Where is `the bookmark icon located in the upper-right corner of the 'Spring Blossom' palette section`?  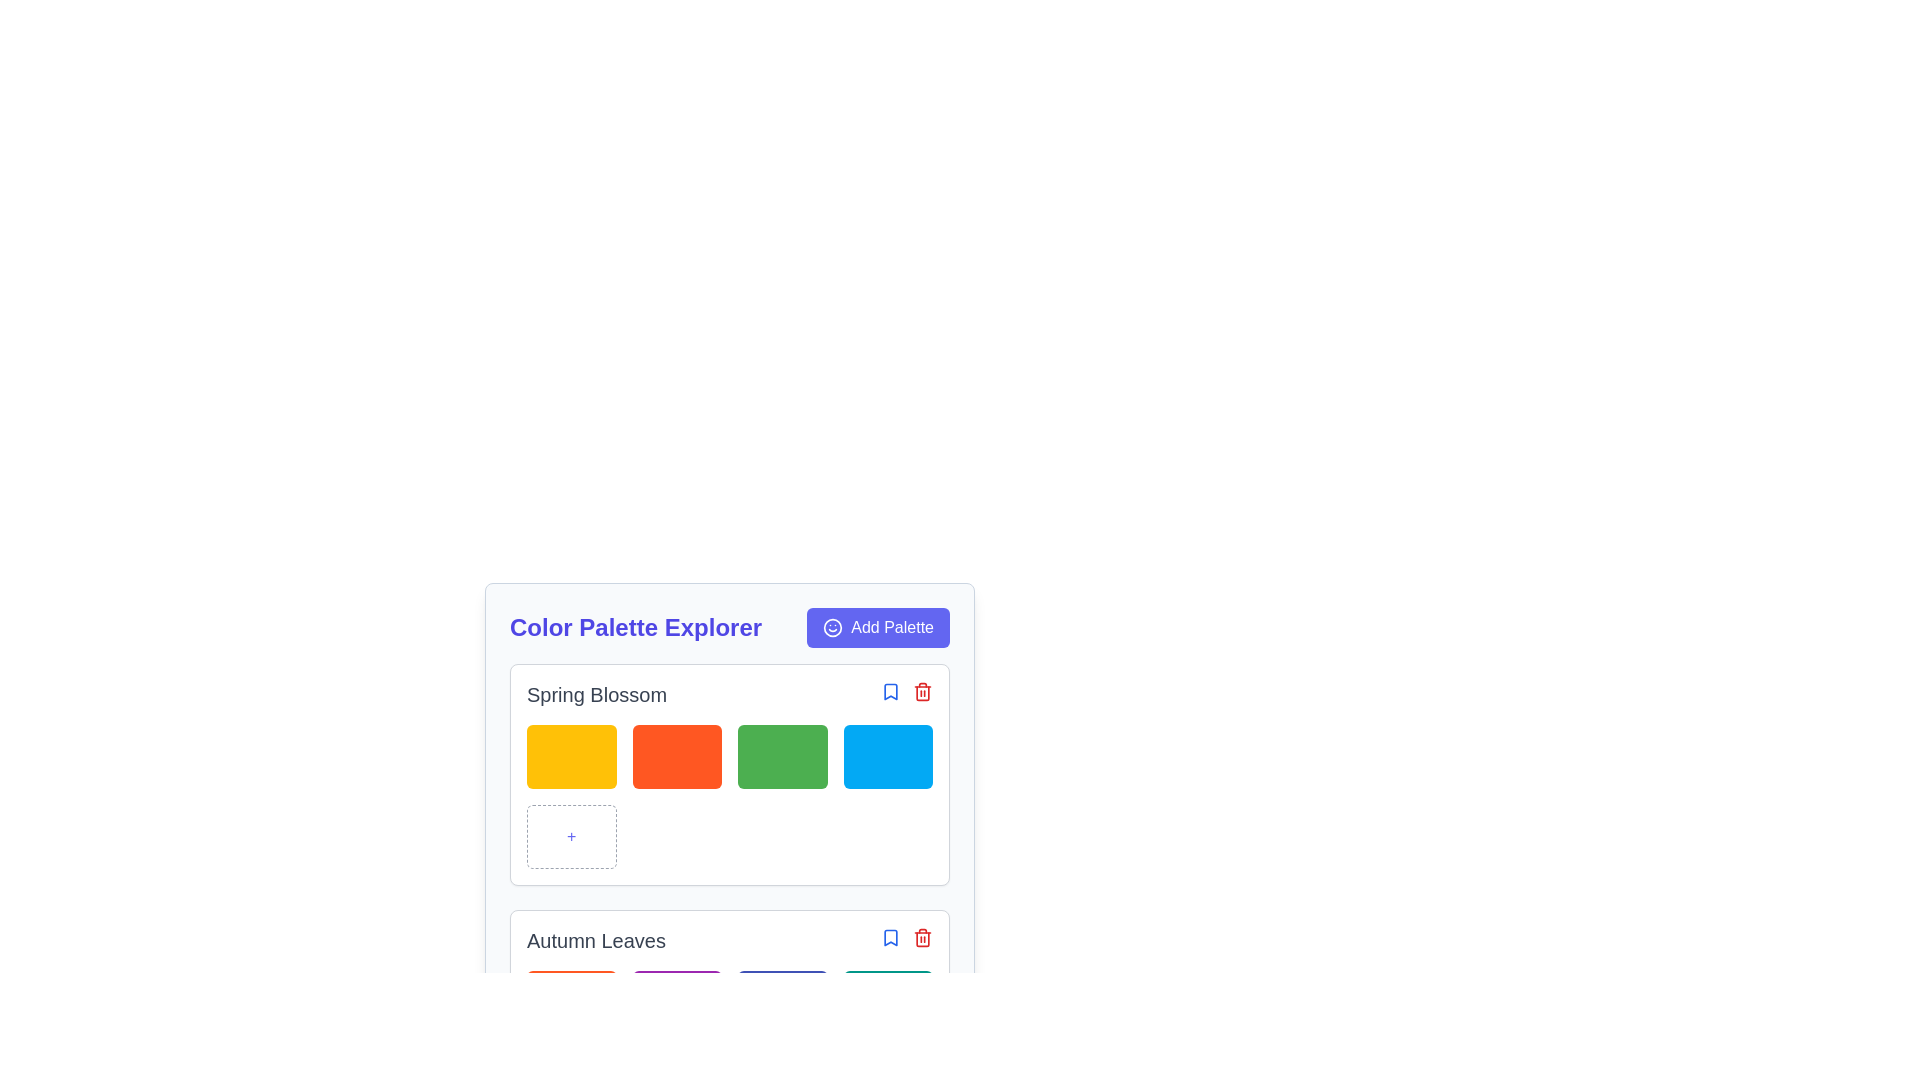
the bookmark icon located in the upper-right corner of the 'Spring Blossom' palette section is located at coordinates (890, 937).